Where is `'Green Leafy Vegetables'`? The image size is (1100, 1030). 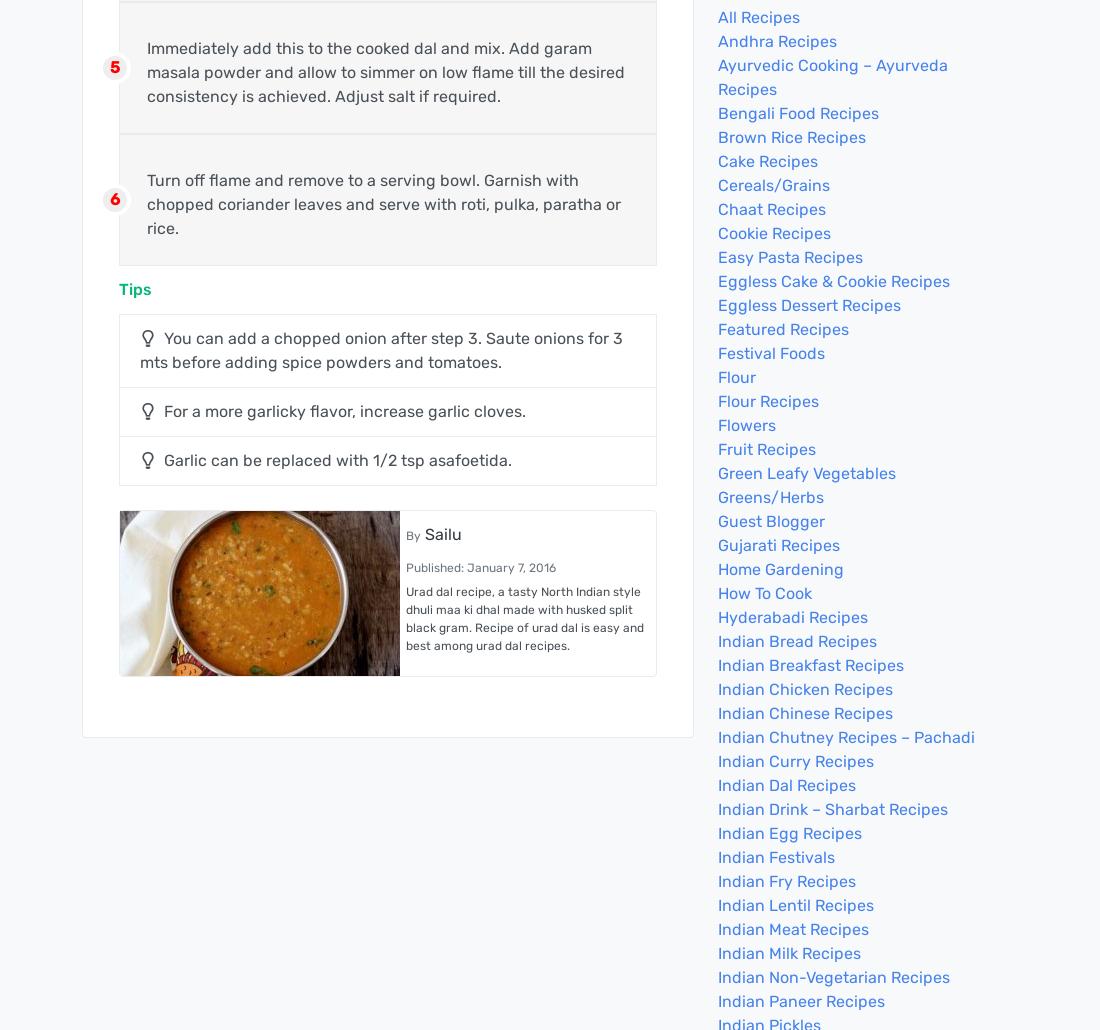
'Green Leafy Vegetables' is located at coordinates (716, 472).